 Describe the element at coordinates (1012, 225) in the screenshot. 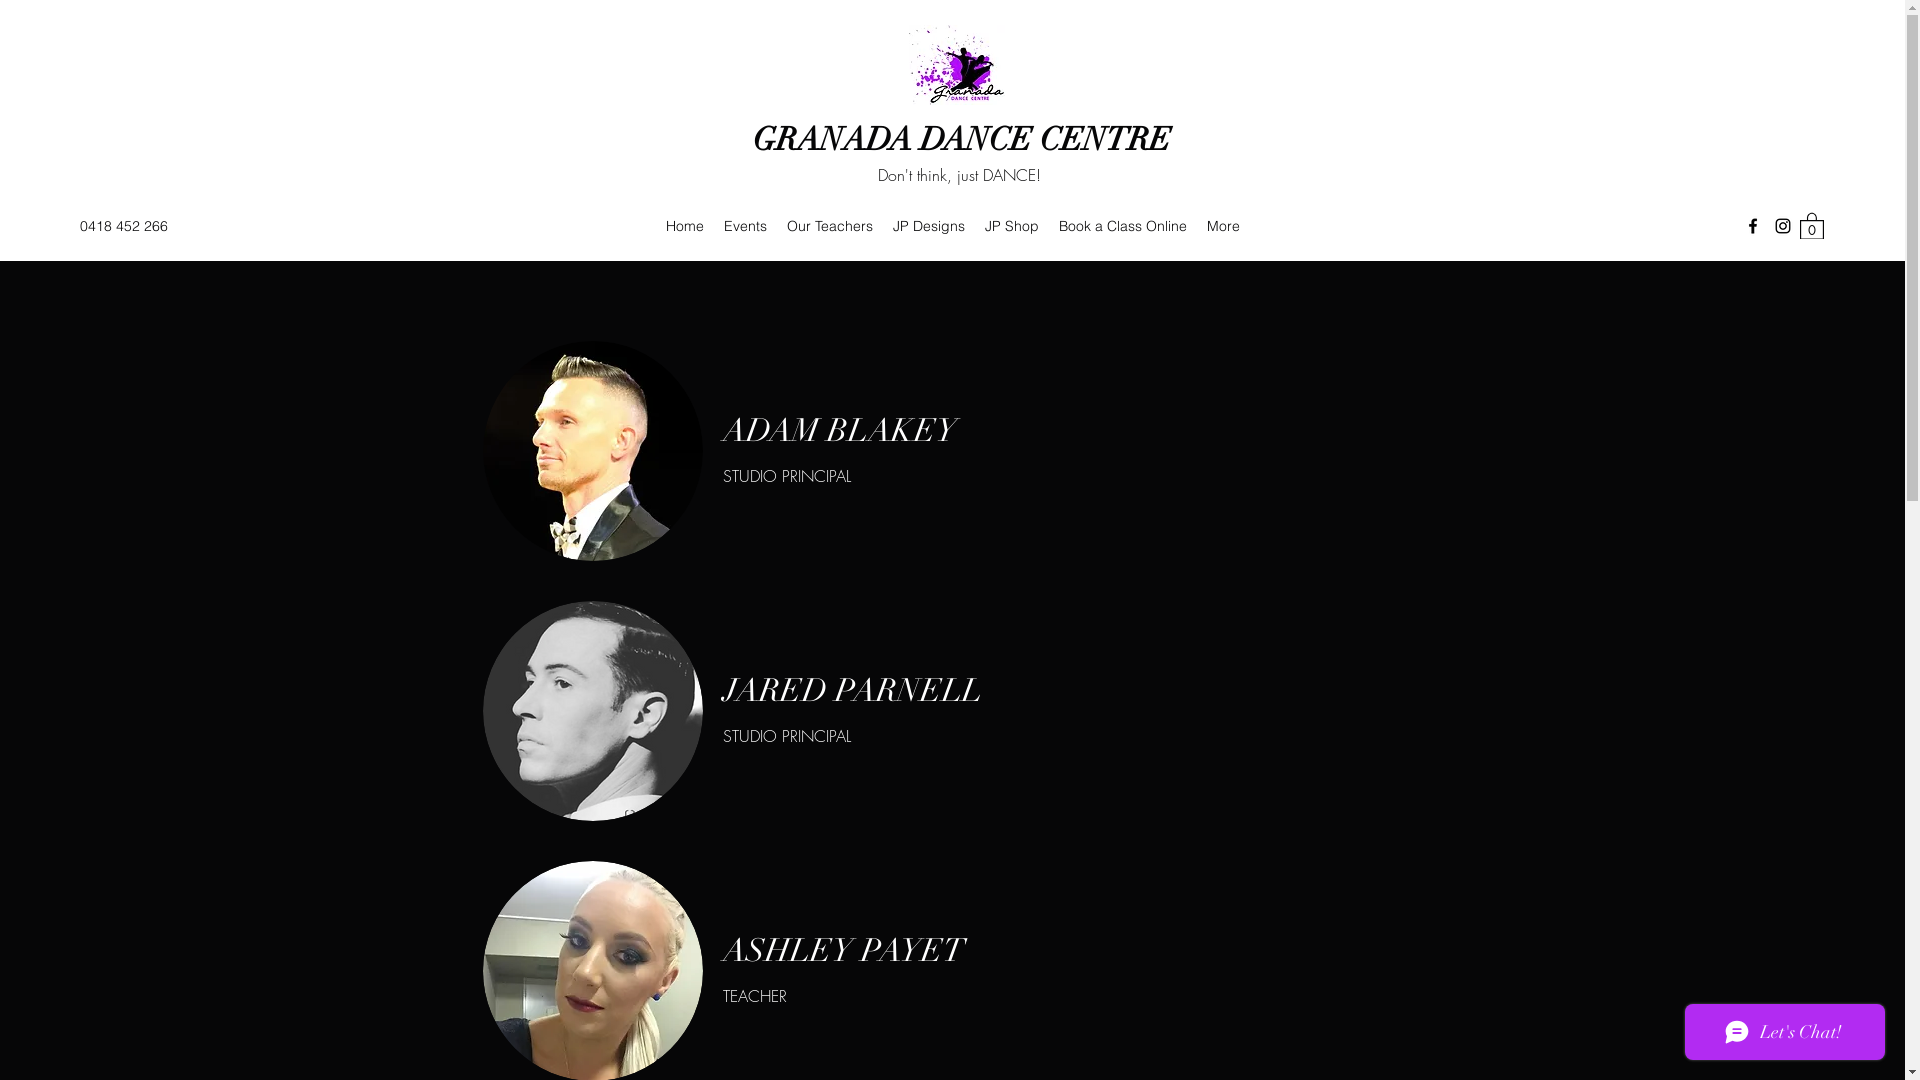

I see `'JP Shop'` at that location.